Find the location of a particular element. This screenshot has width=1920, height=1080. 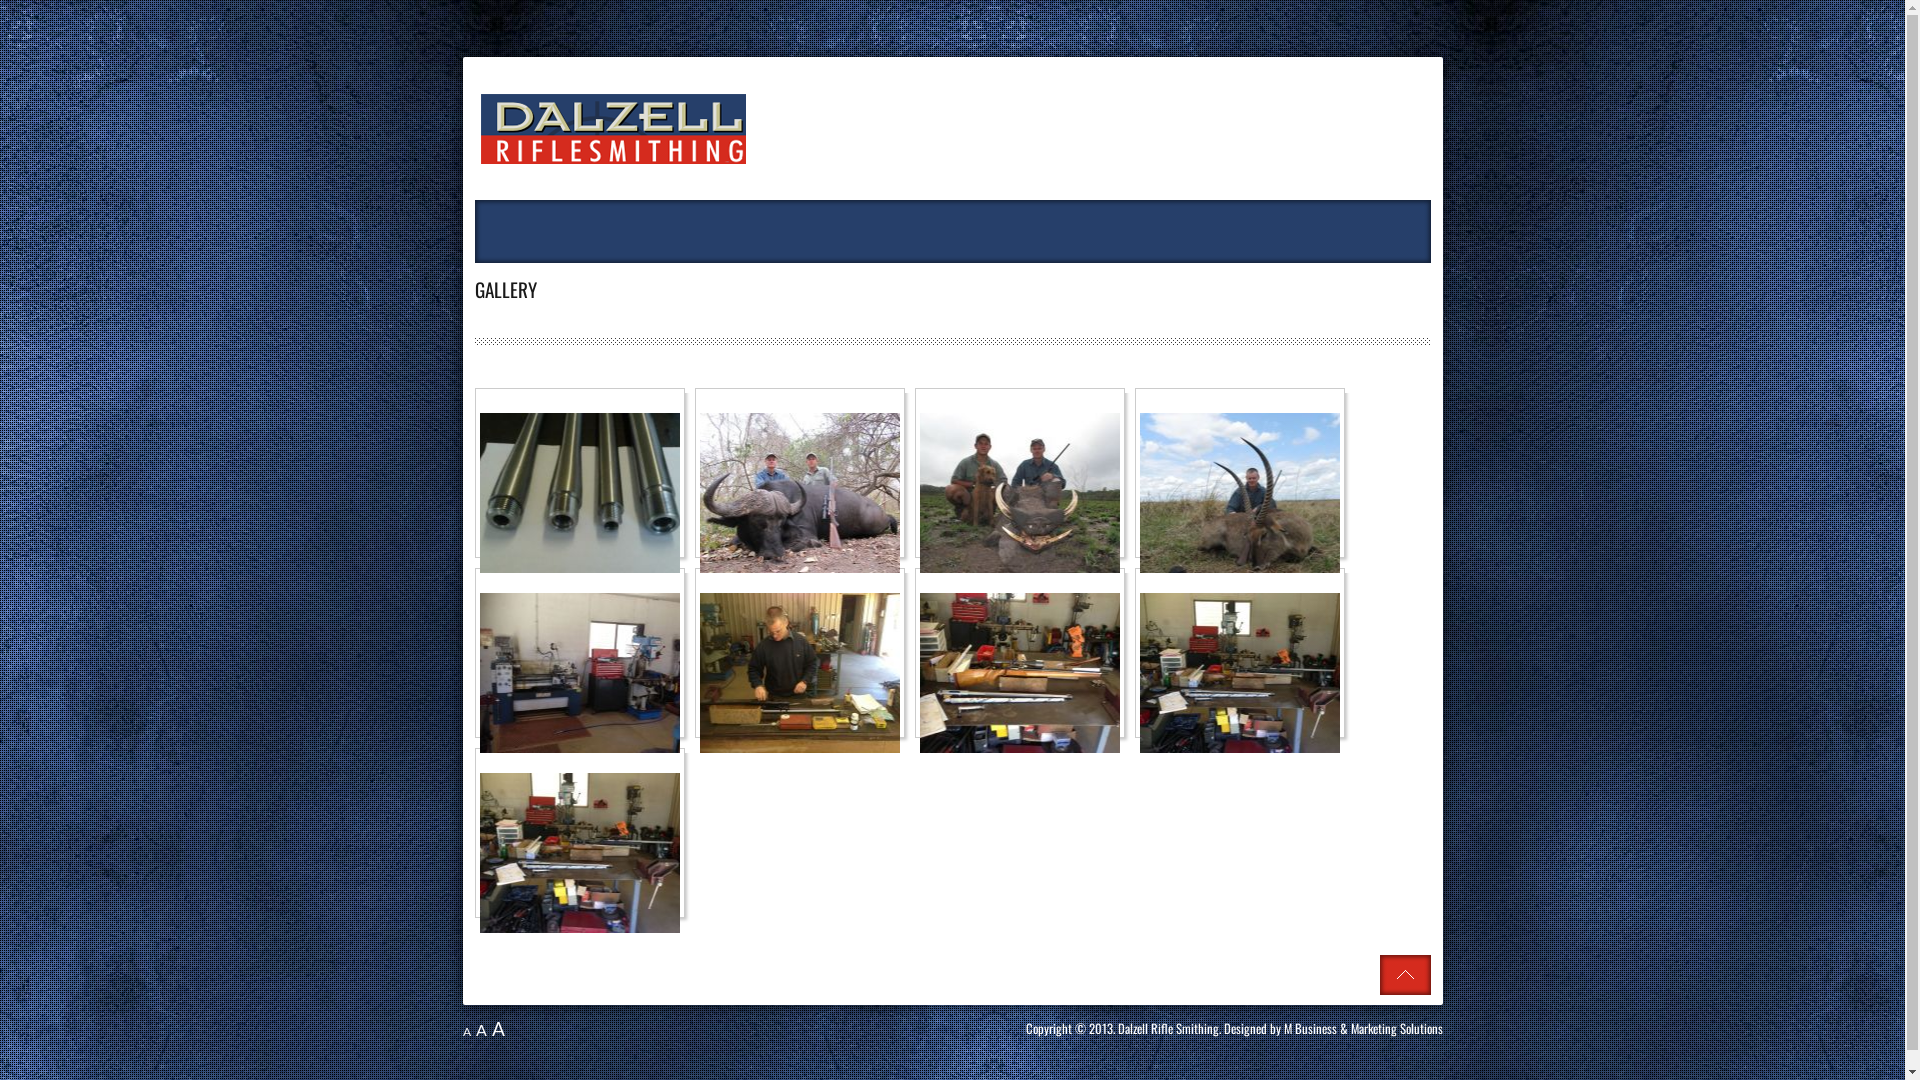

'Click to enlarge image Barrel pic.jpg' is located at coordinates (579, 493).